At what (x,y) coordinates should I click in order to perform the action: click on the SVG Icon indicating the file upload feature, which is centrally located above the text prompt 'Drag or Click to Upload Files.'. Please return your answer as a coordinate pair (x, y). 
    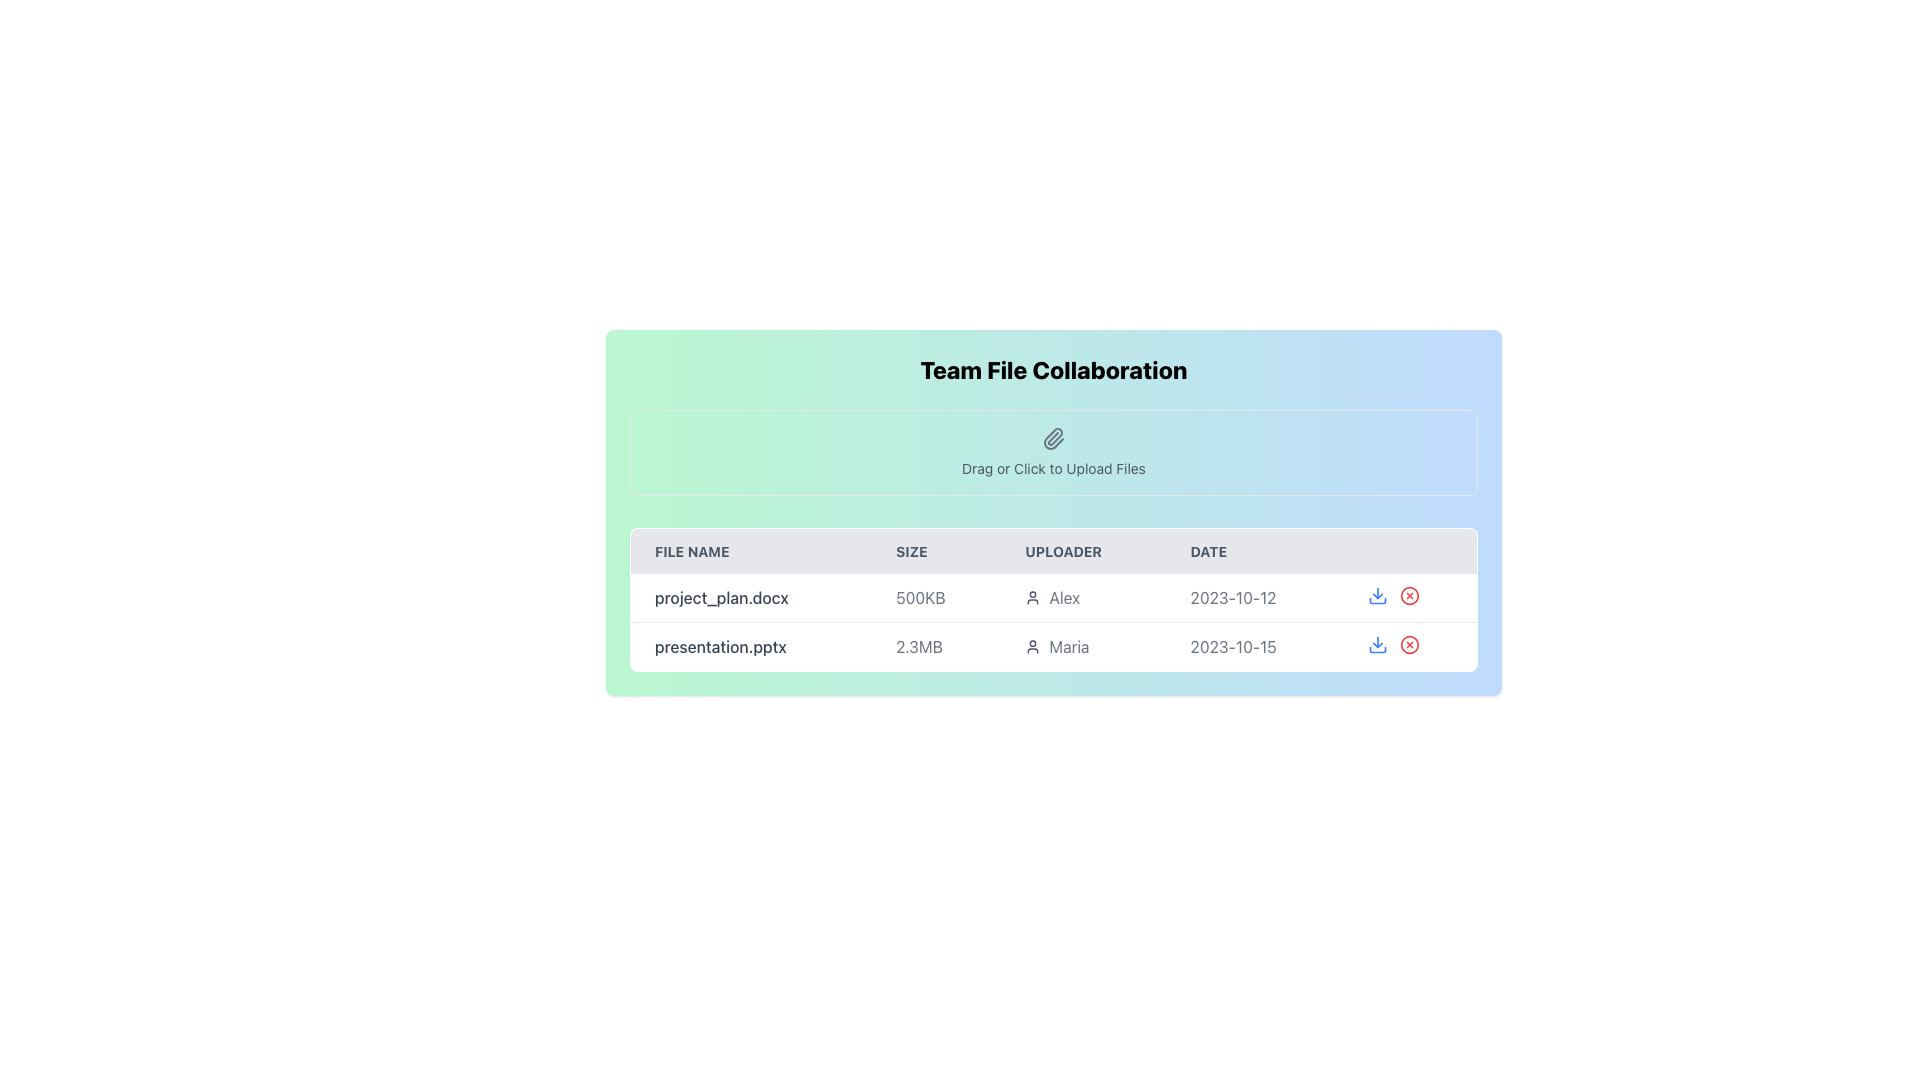
    Looking at the image, I should click on (1053, 438).